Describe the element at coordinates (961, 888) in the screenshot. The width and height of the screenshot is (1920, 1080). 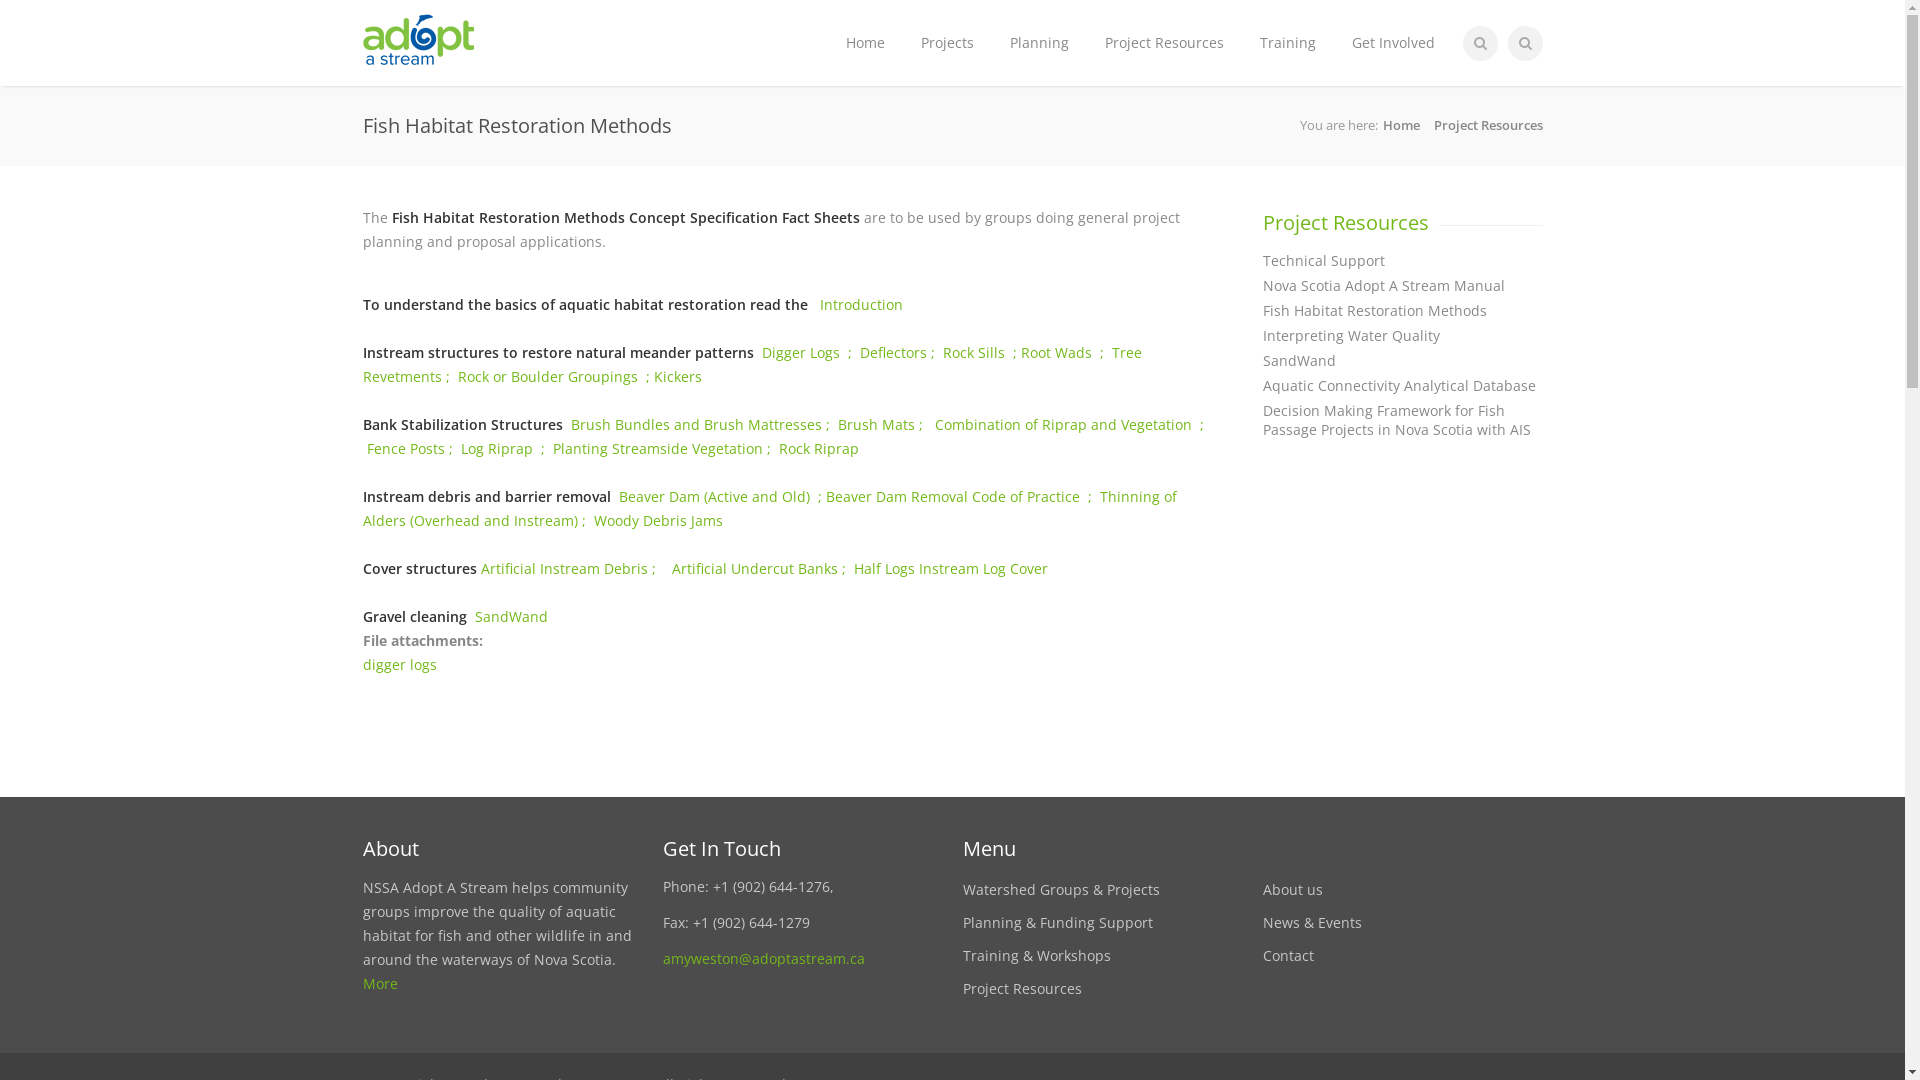
I see `'Watershed Groups & Projects'` at that location.